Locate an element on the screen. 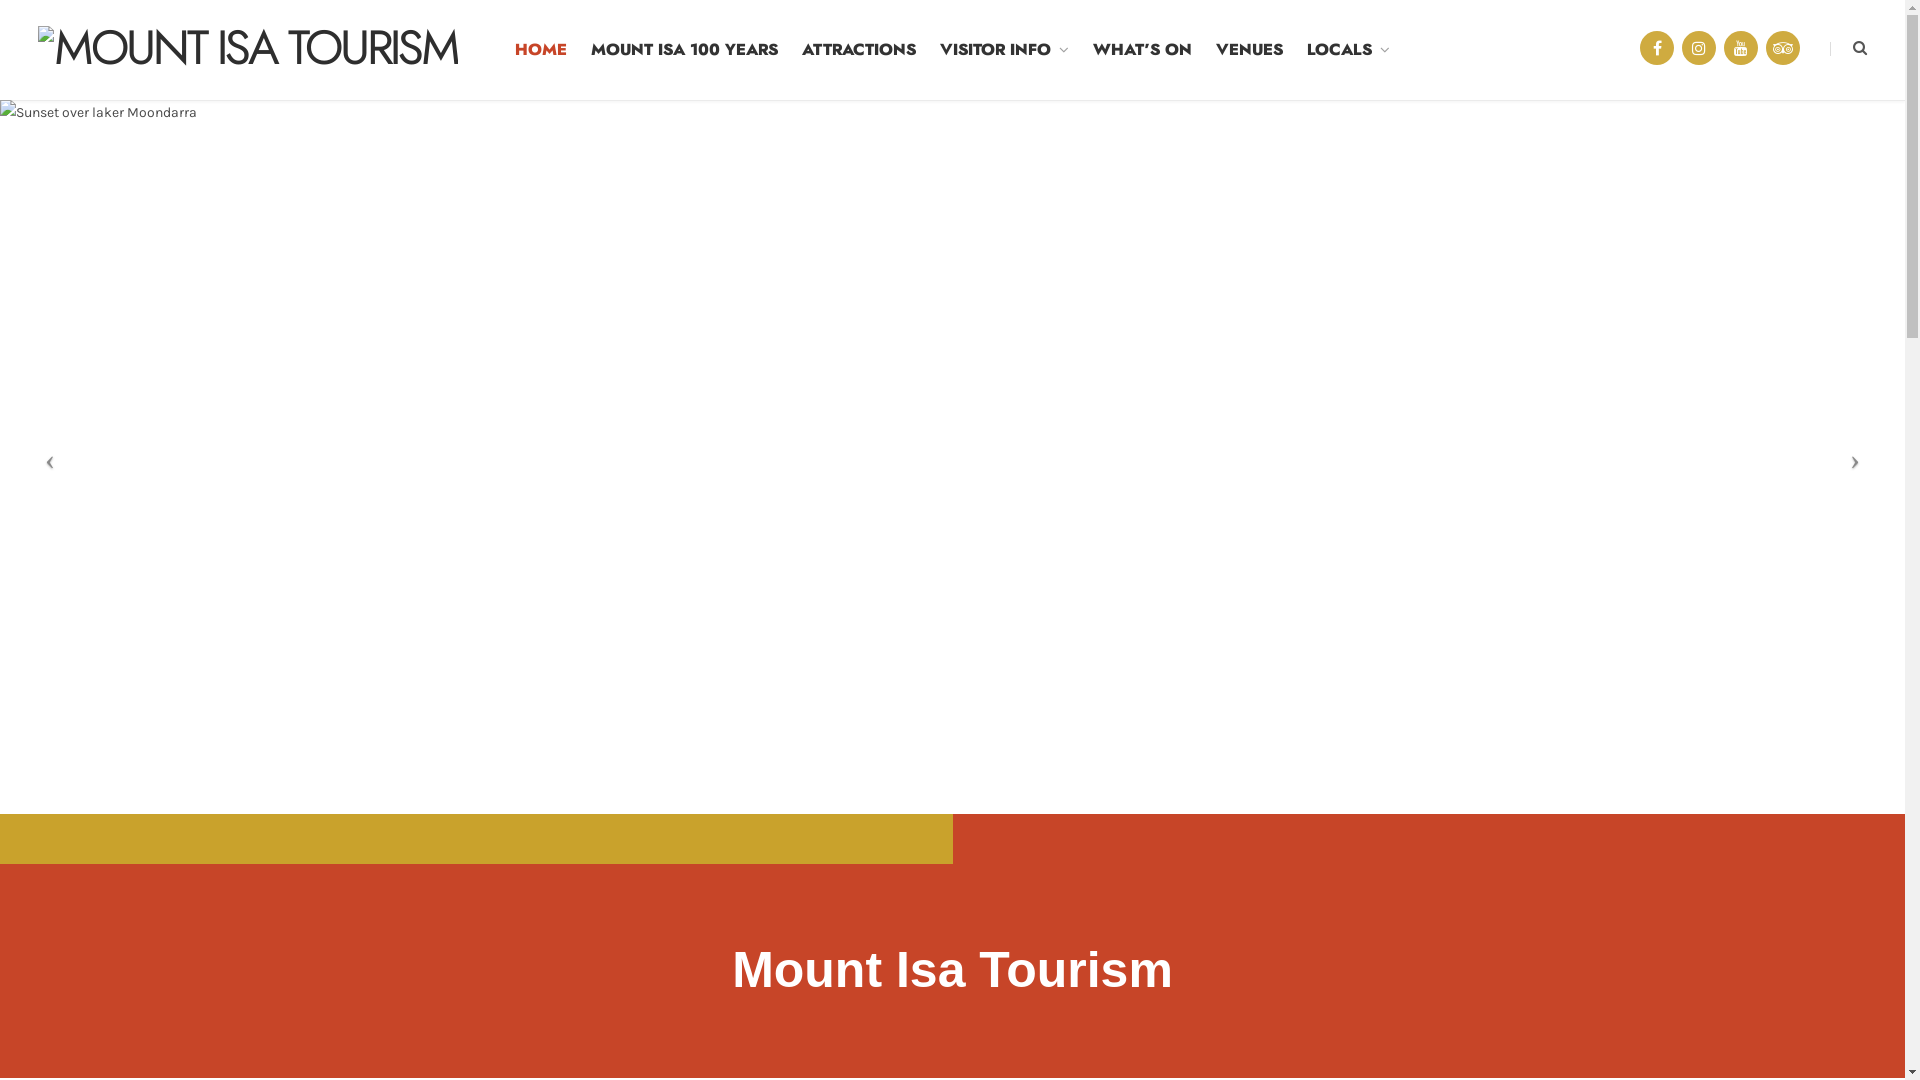 This screenshot has height=1080, width=1920. 'VISITOR INFO' is located at coordinates (1004, 49).